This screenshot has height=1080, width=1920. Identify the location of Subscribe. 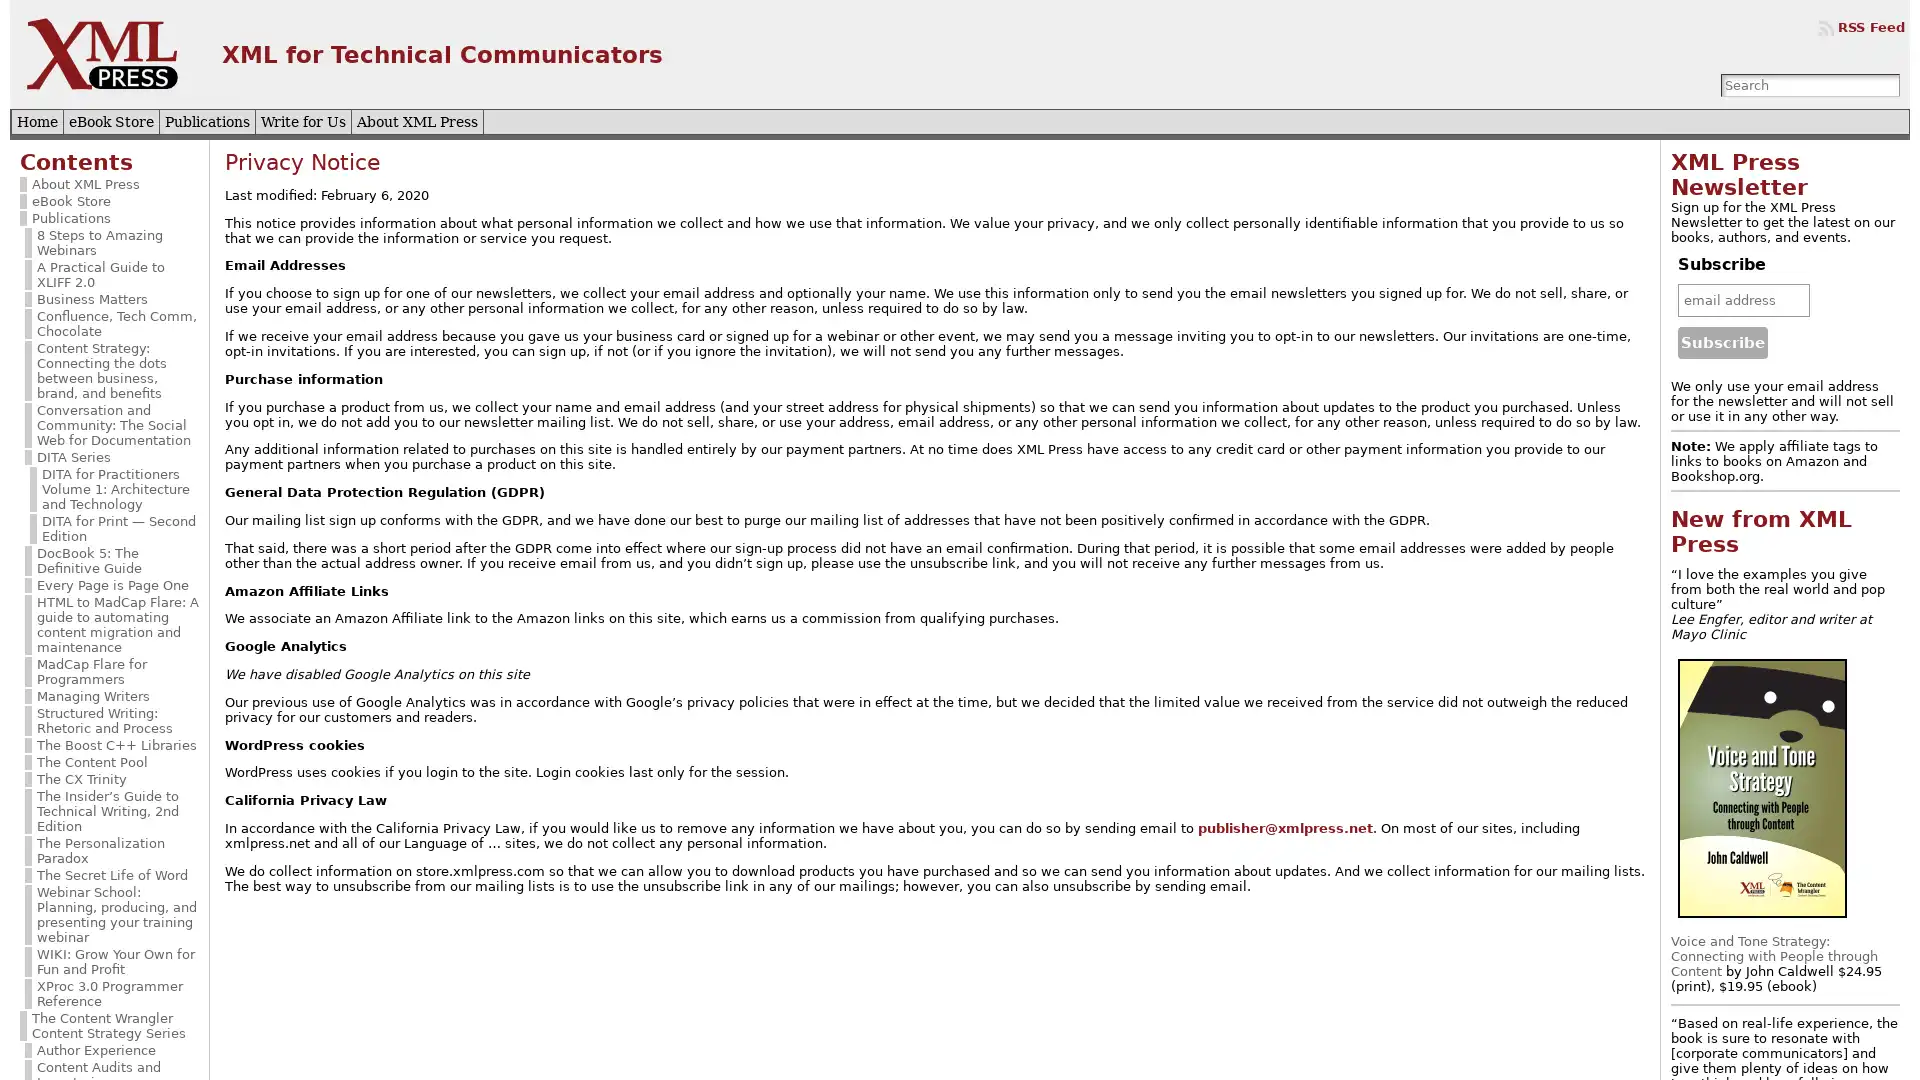
(1722, 342).